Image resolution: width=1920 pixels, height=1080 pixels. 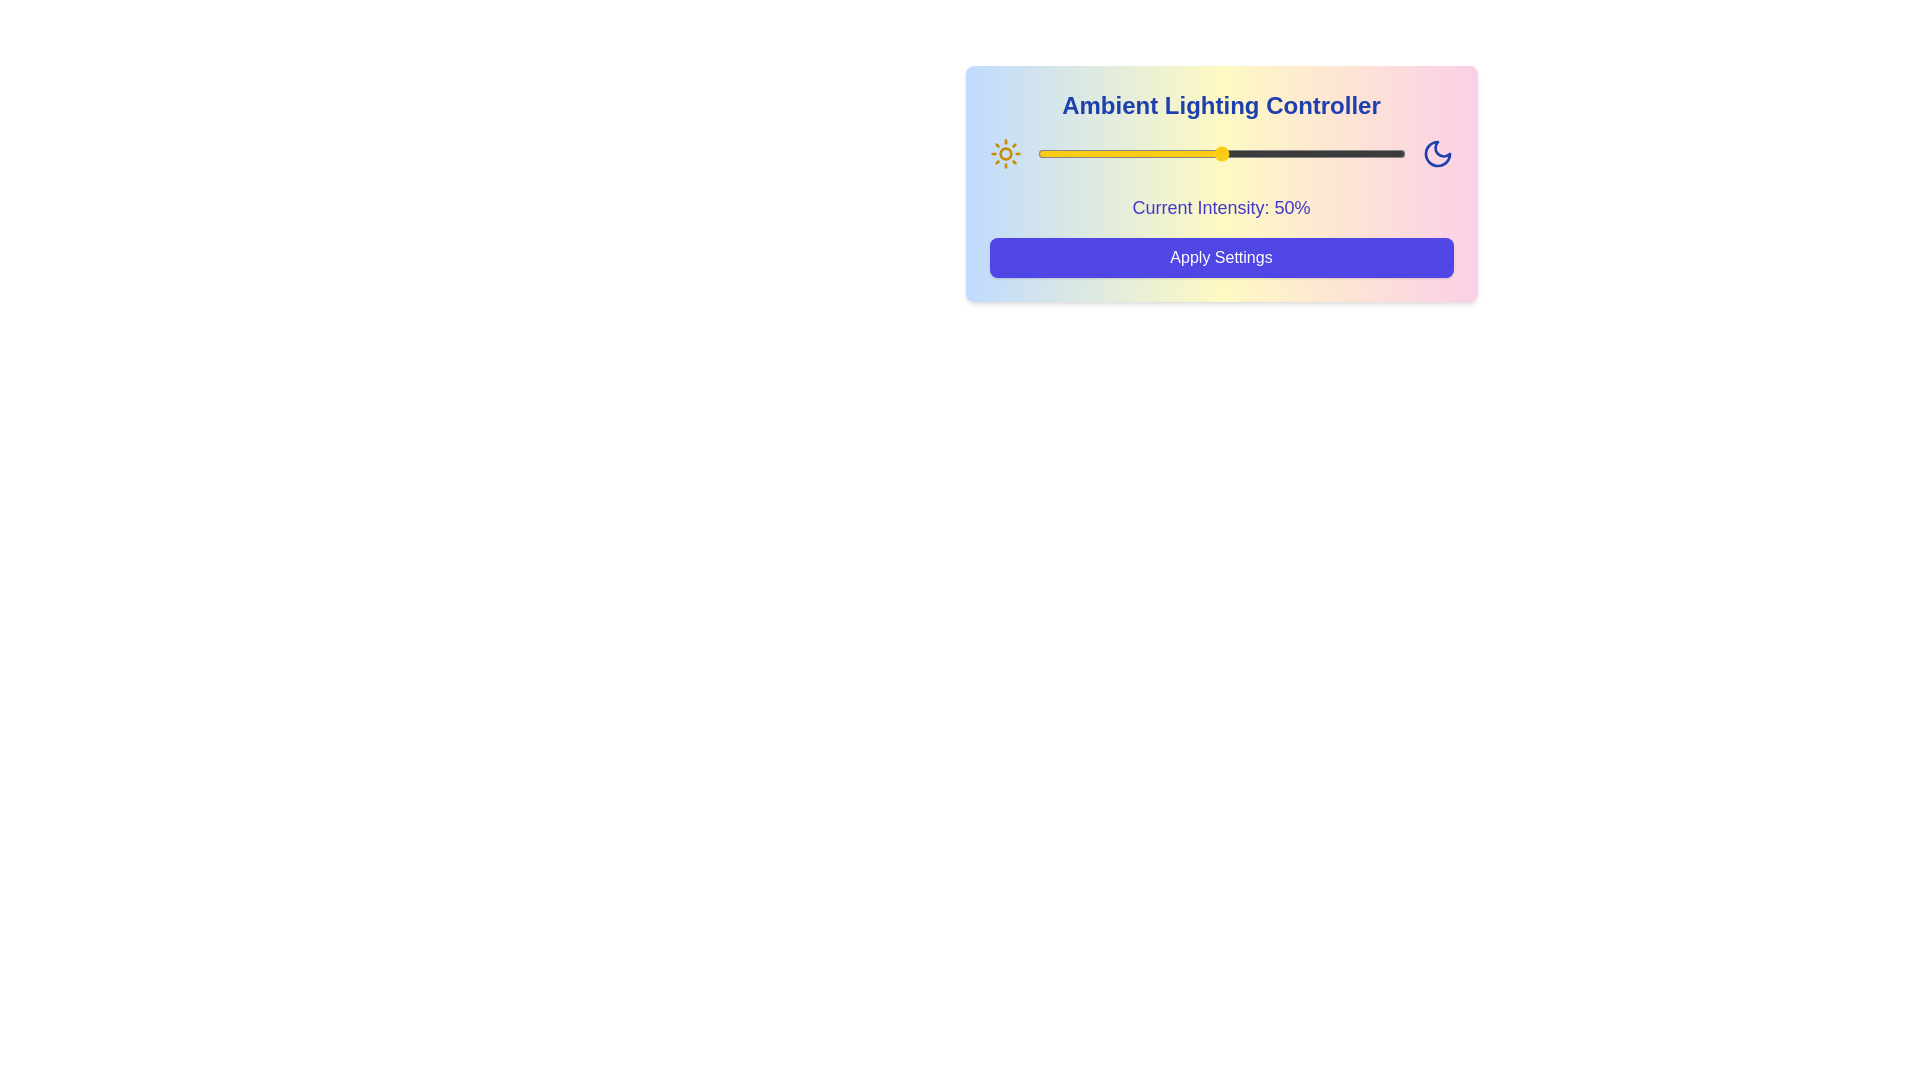 I want to click on the Sun icon to adjust lighting, so click(x=1005, y=153).